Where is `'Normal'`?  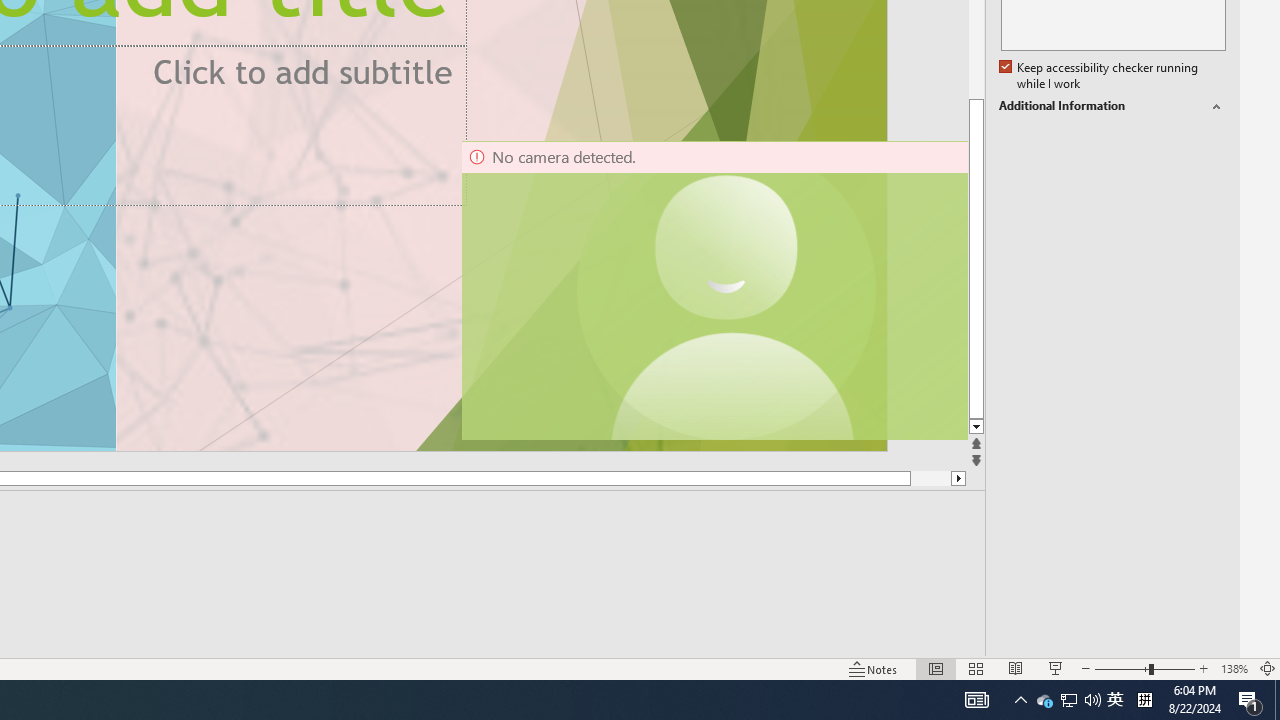
'Normal' is located at coordinates (935, 669).